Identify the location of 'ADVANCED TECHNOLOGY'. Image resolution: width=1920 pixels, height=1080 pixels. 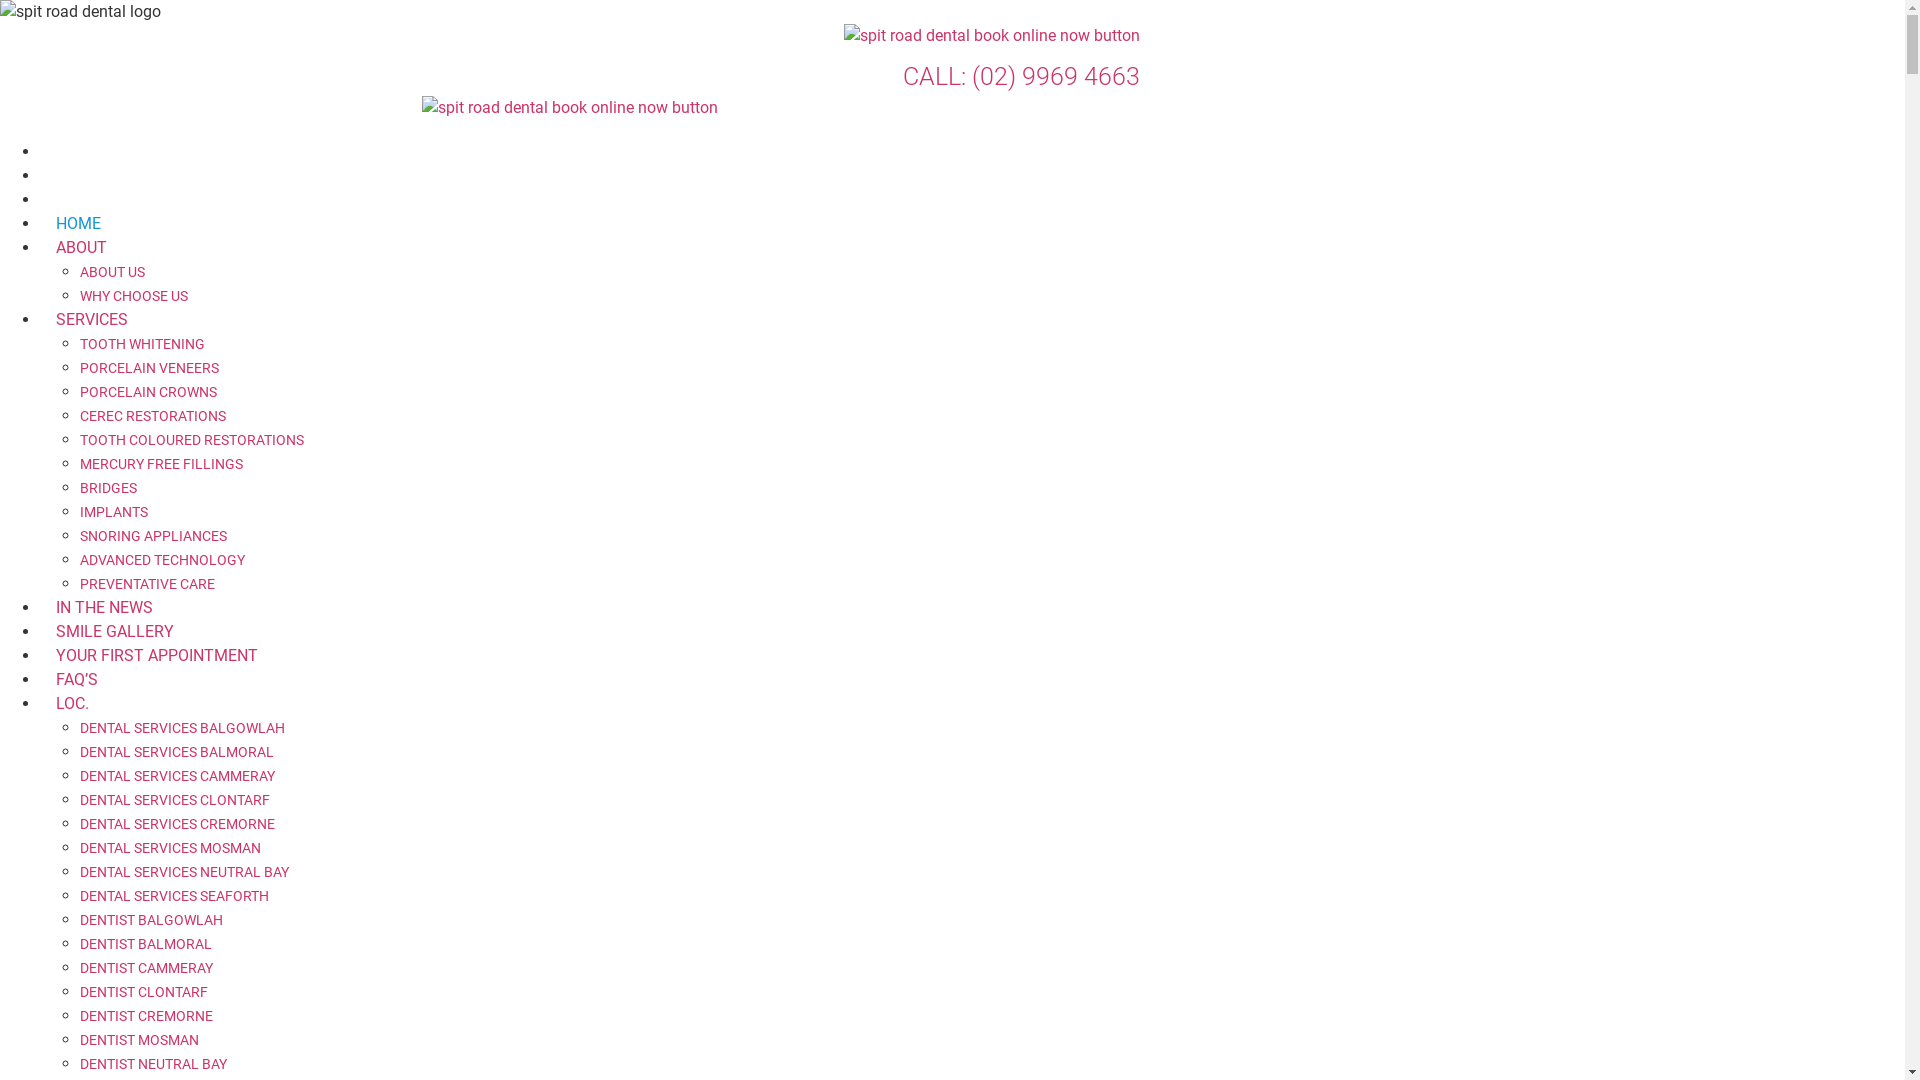
(162, 559).